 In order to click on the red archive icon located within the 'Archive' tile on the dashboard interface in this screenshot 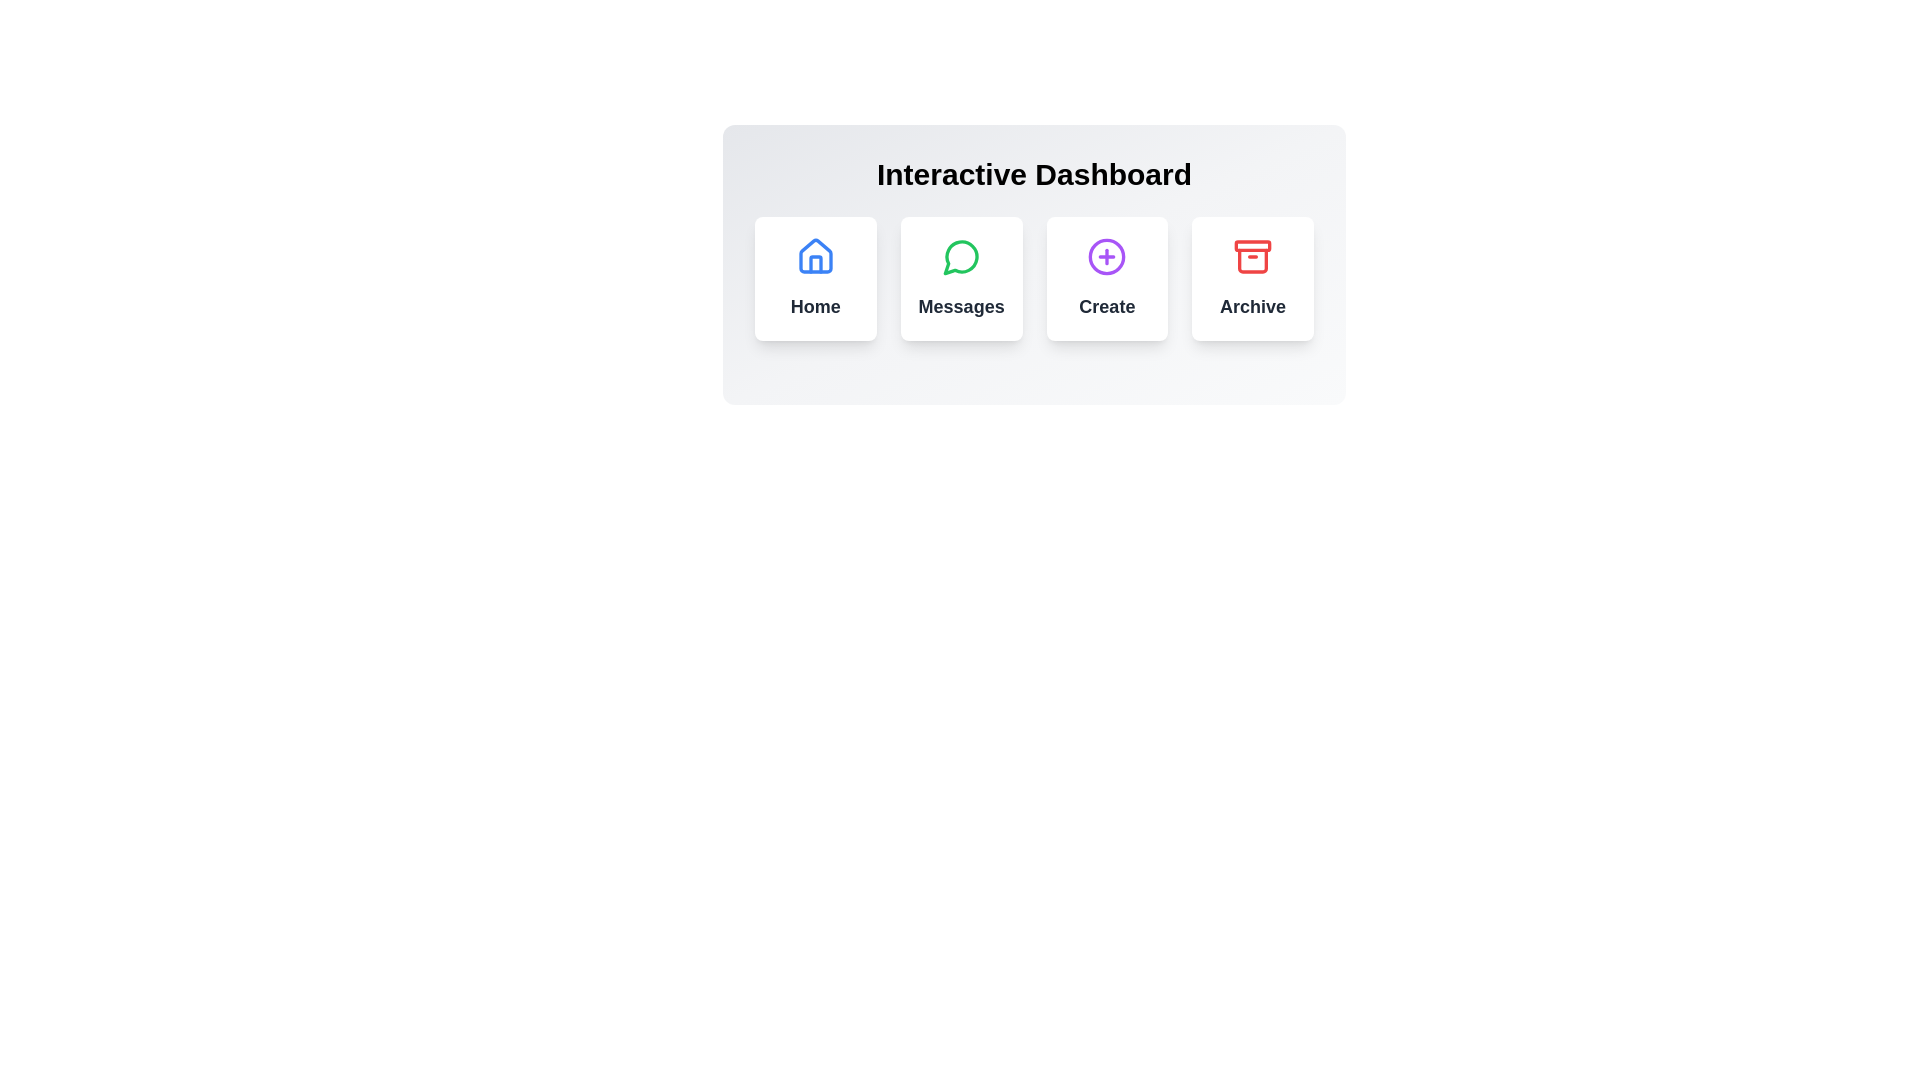, I will do `click(1252, 256)`.